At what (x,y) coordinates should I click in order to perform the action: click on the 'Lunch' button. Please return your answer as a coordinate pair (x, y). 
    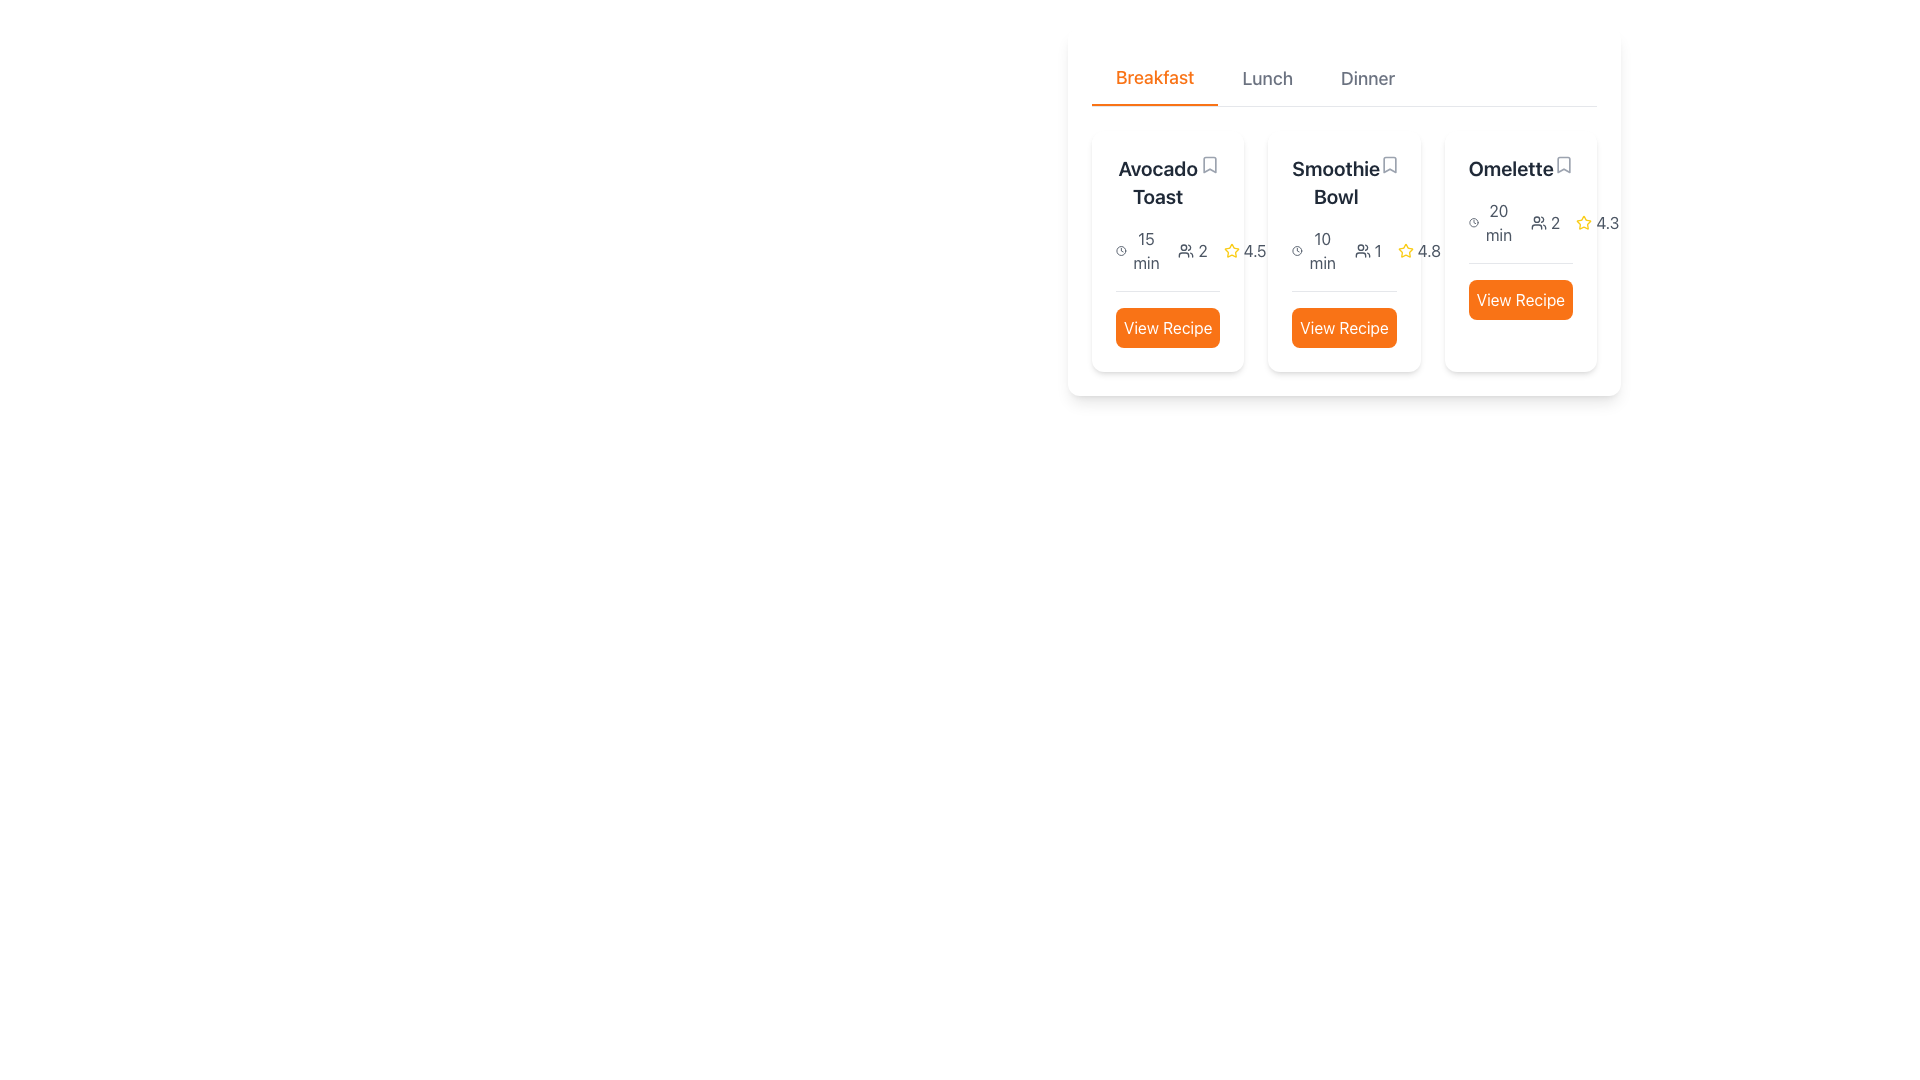
    Looking at the image, I should click on (1266, 77).